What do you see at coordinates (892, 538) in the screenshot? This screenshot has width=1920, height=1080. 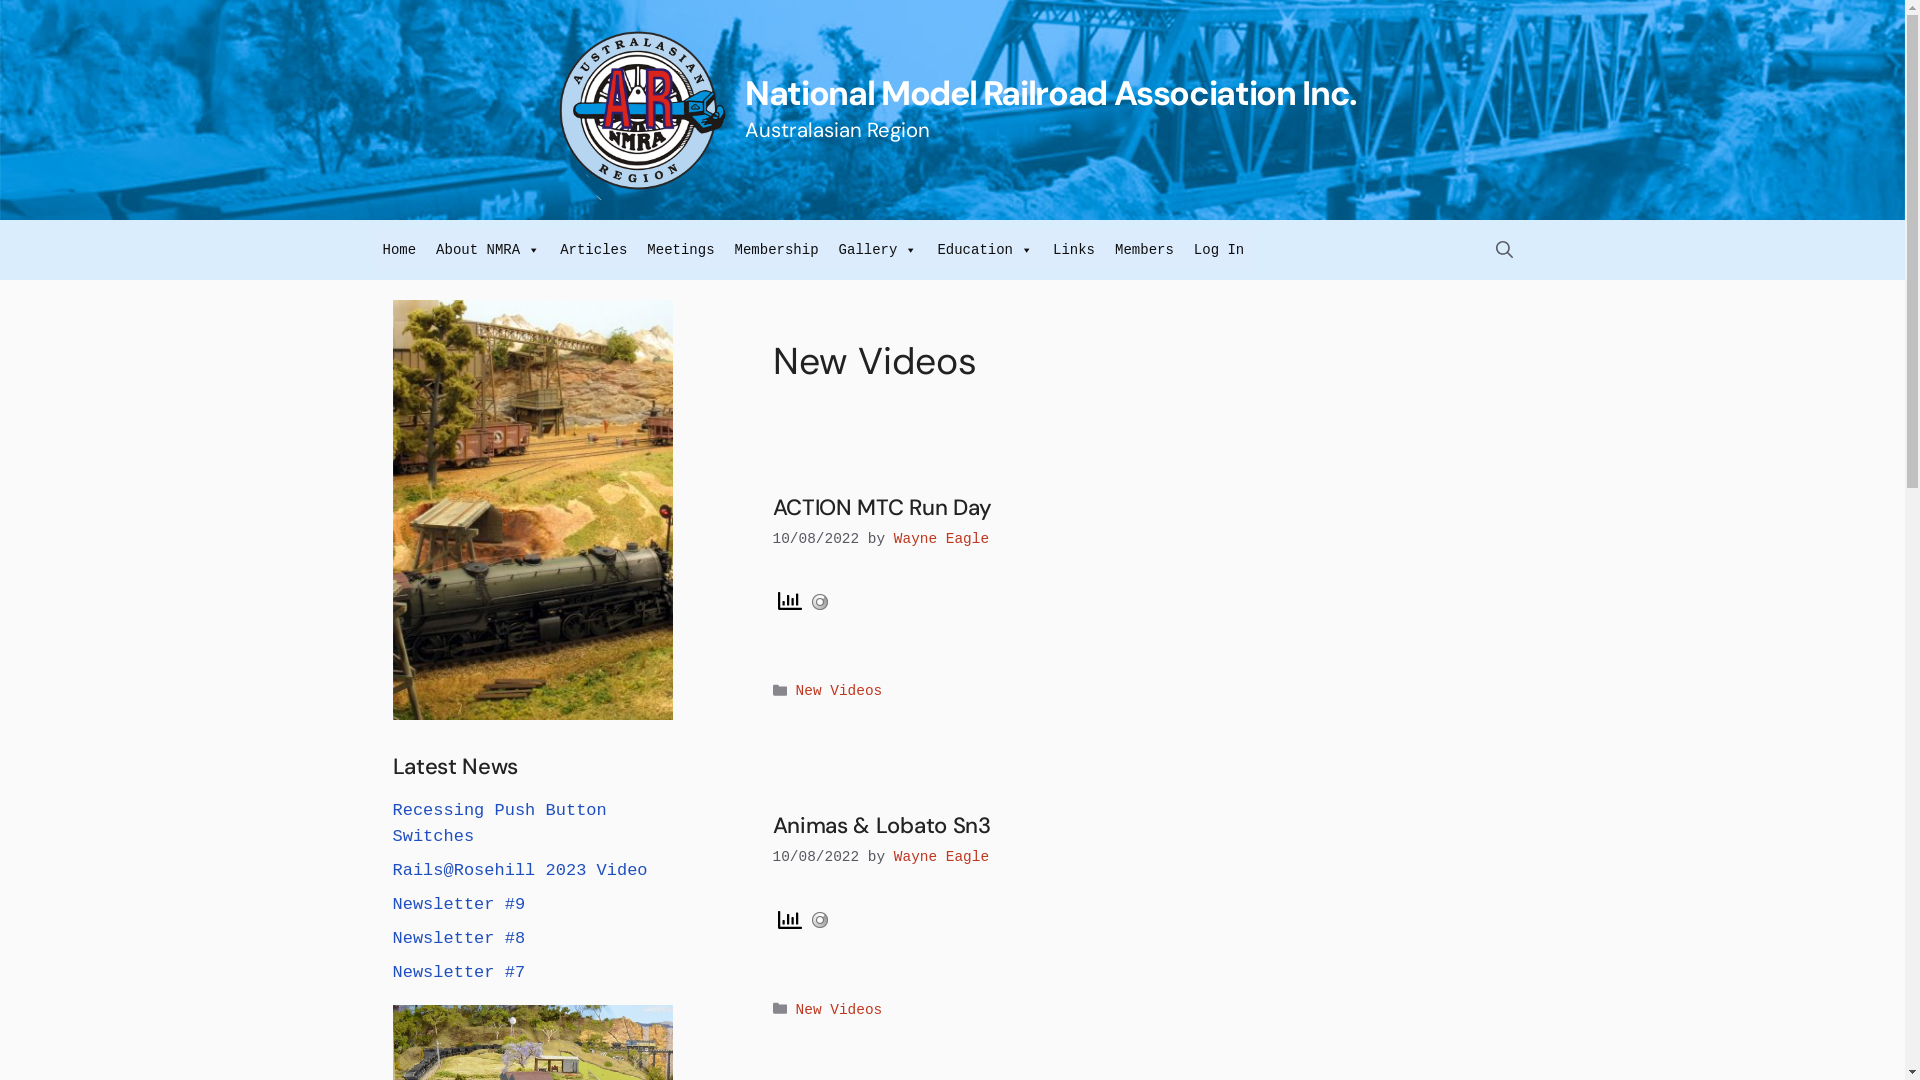 I see `'Wayne Eagle'` at bounding box center [892, 538].